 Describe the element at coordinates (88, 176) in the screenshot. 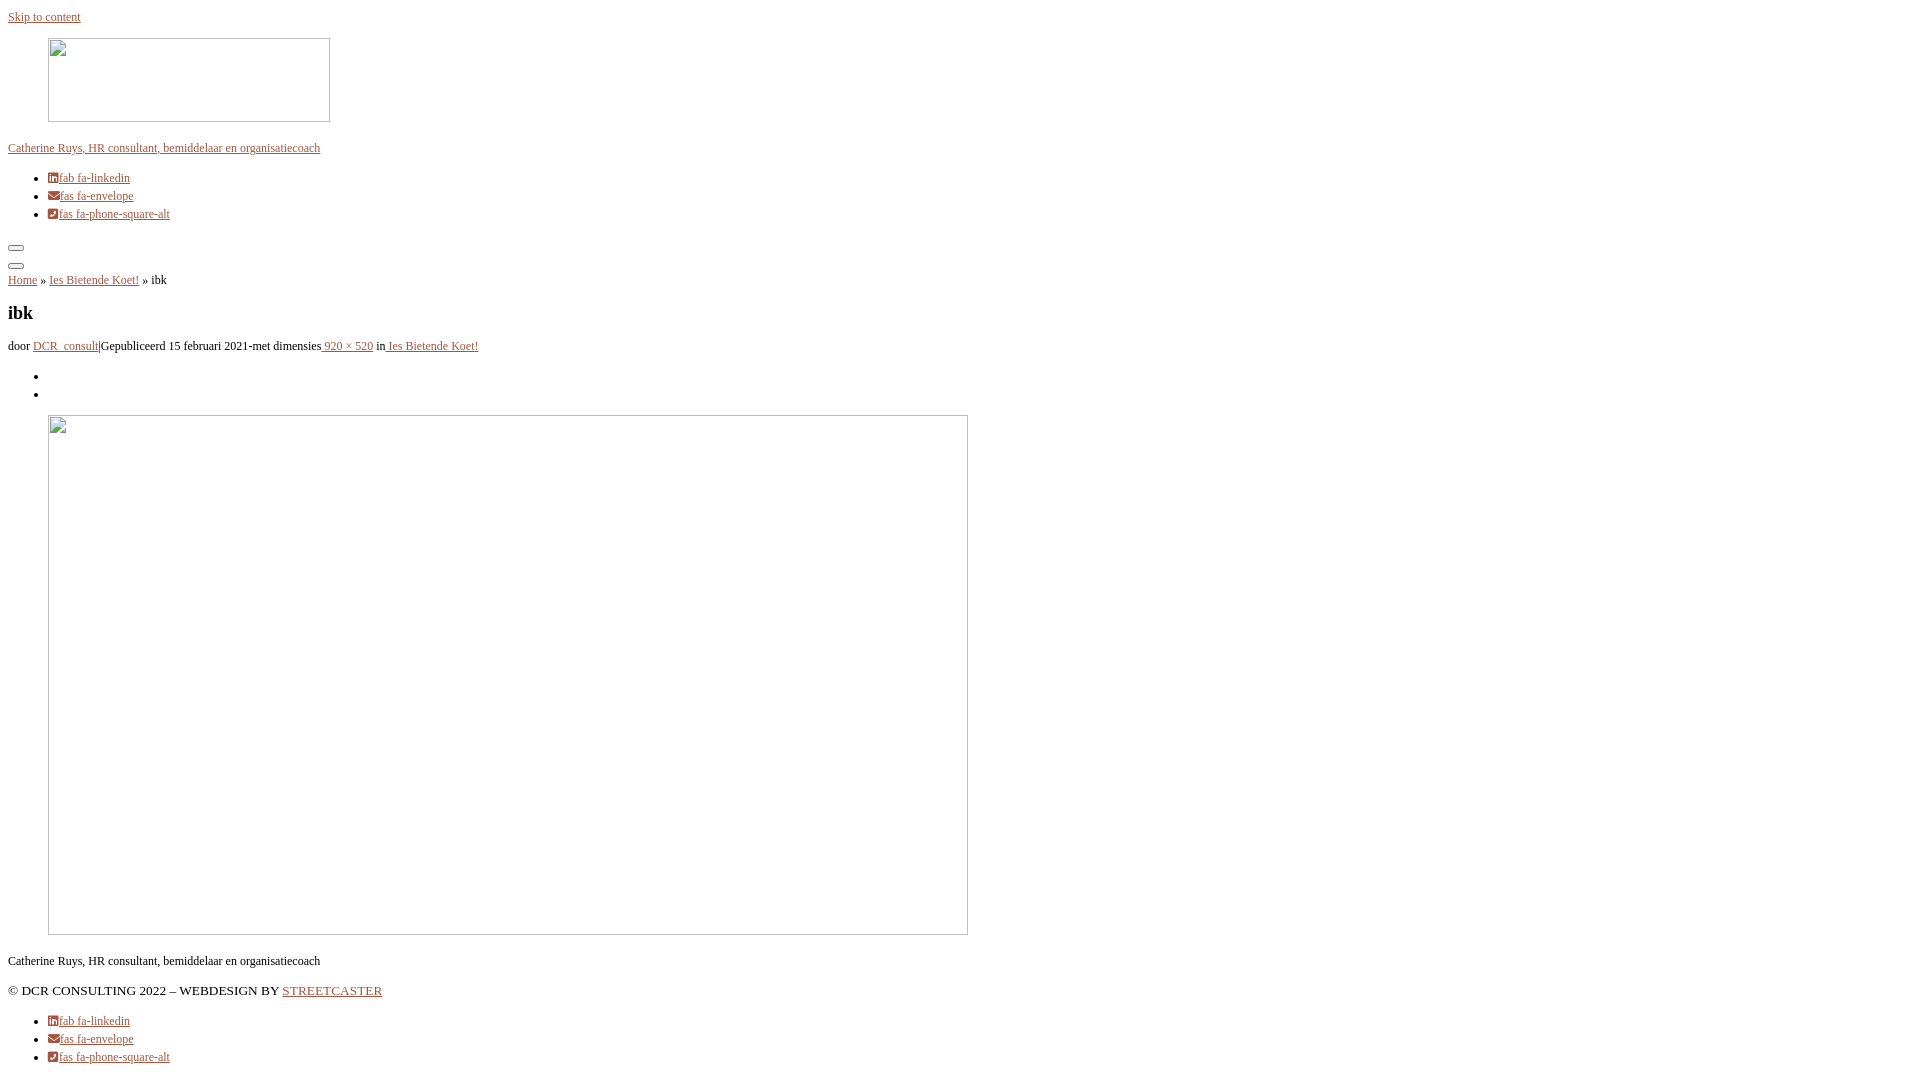

I see `'fab fa-linkedin'` at that location.